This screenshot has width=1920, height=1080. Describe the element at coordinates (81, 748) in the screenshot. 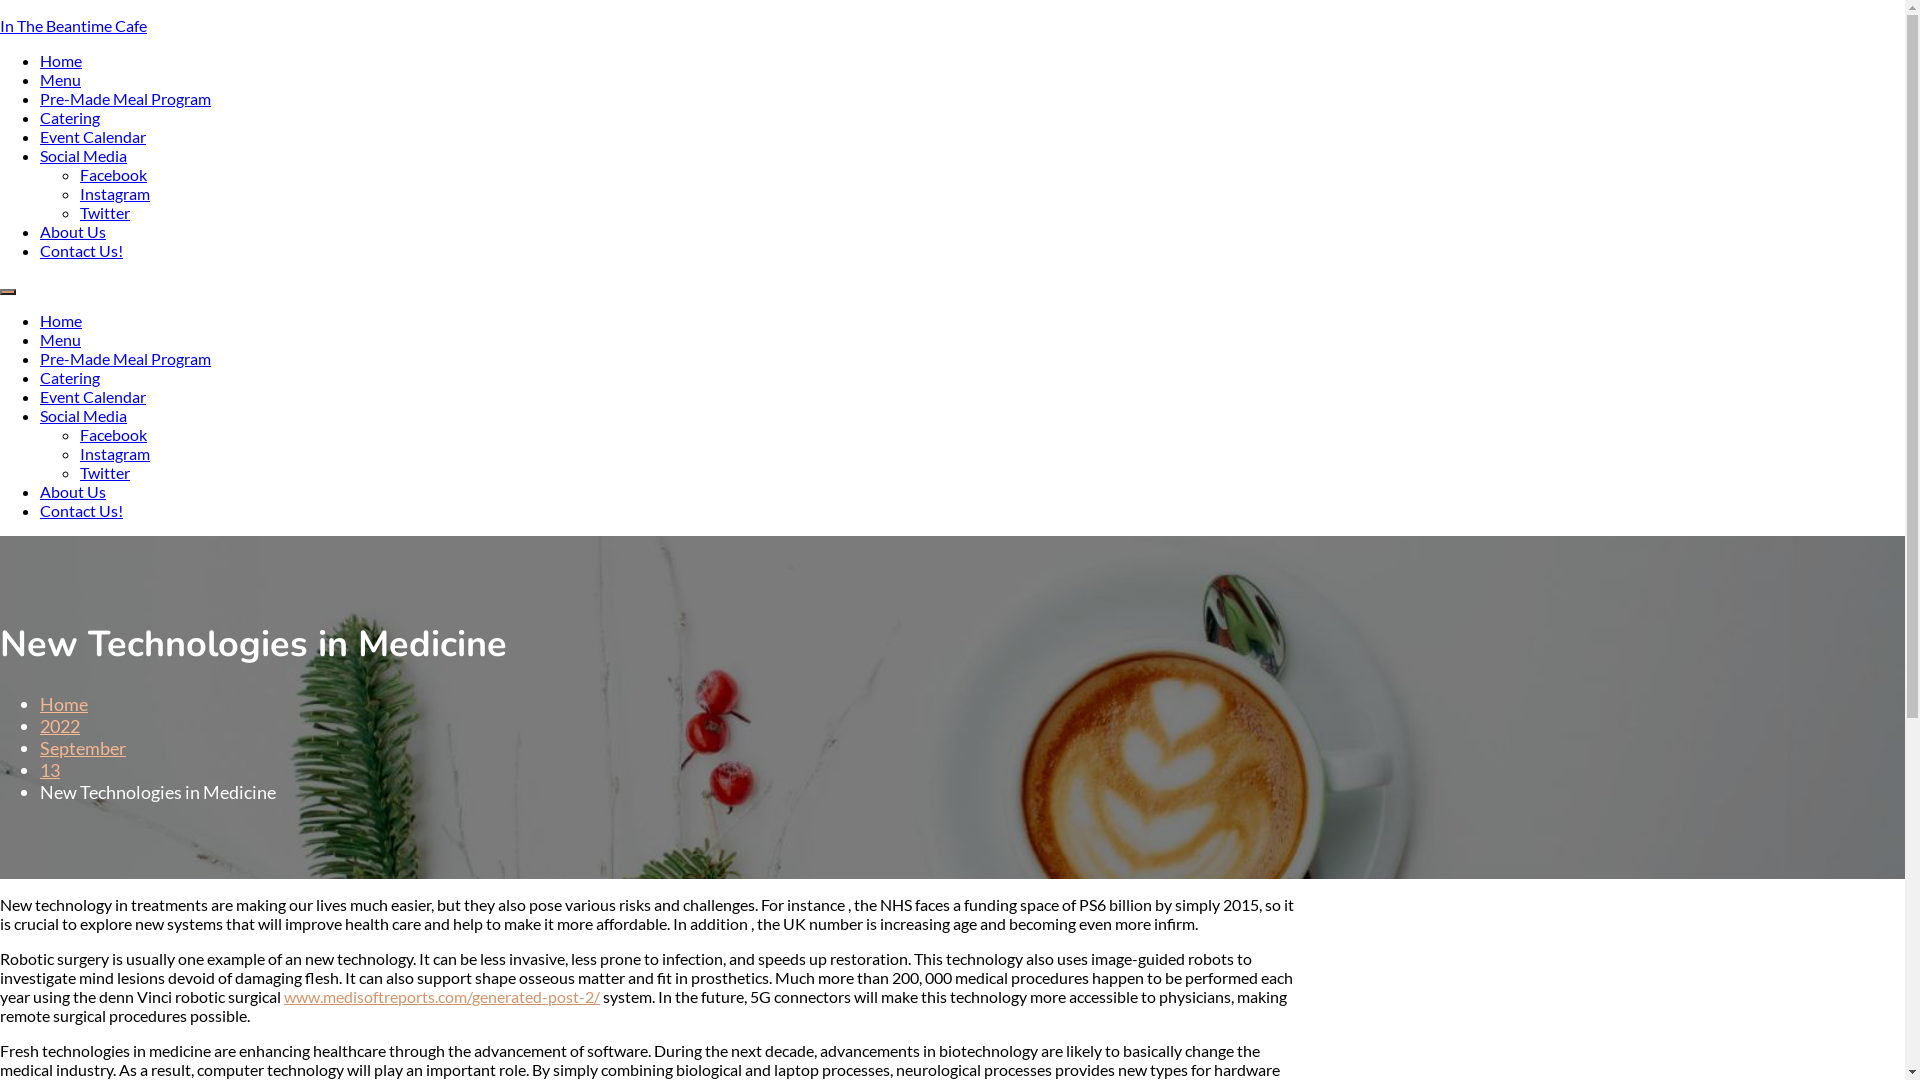

I see `'September'` at that location.